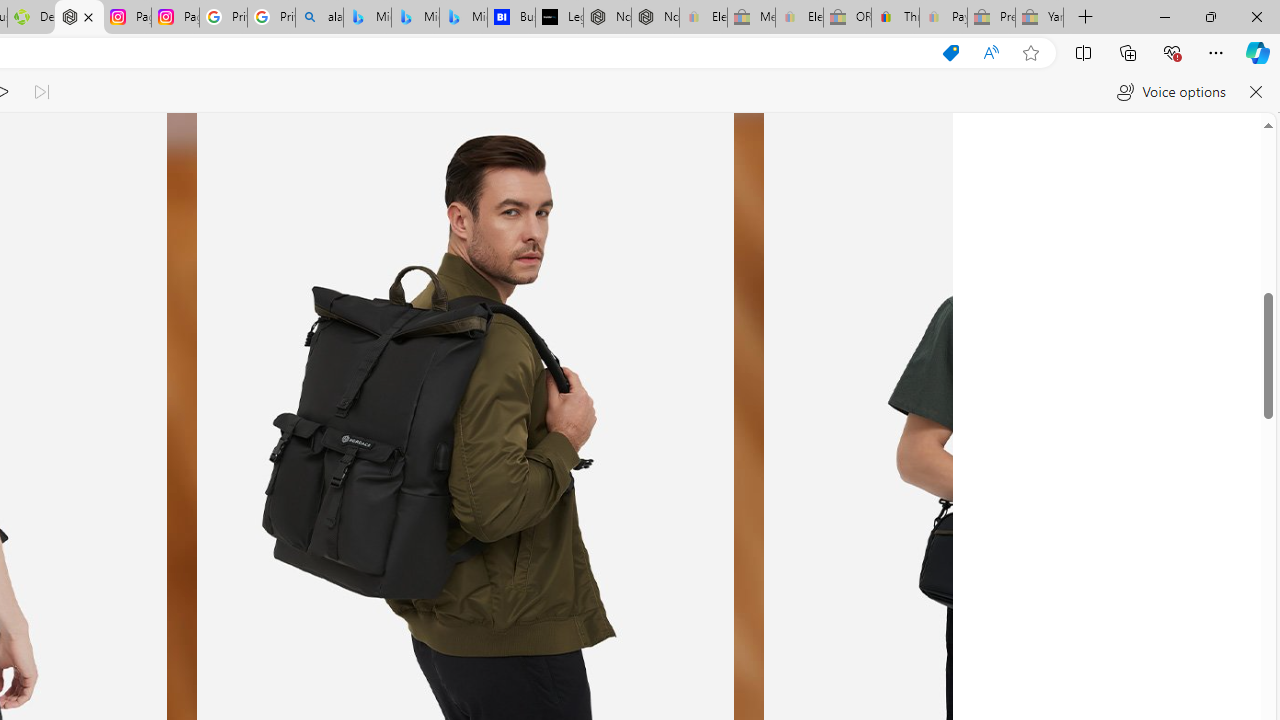 The image size is (1280, 720). What do you see at coordinates (318, 17) in the screenshot?
I see `'alabama high school quarterback dies - Search'` at bounding box center [318, 17].